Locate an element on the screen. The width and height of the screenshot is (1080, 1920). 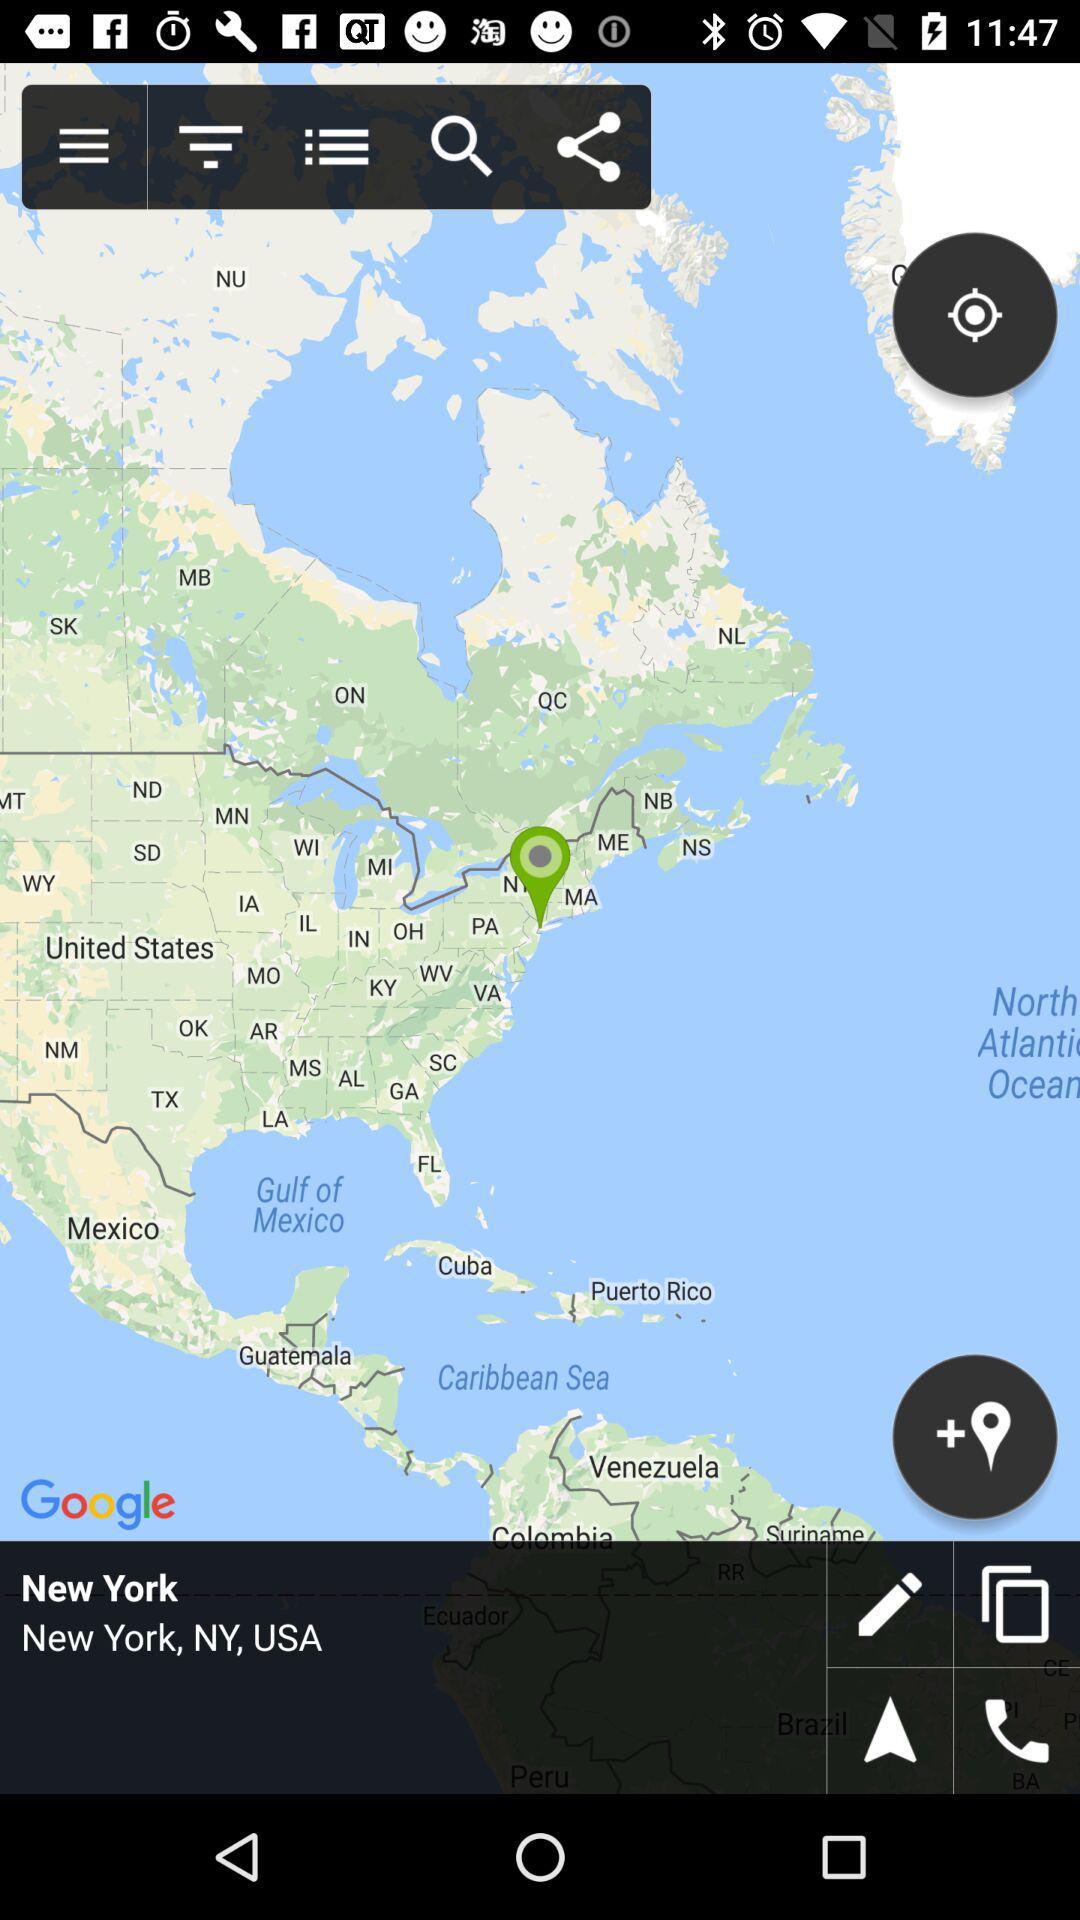
edit location is located at coordinates (889, 1604).